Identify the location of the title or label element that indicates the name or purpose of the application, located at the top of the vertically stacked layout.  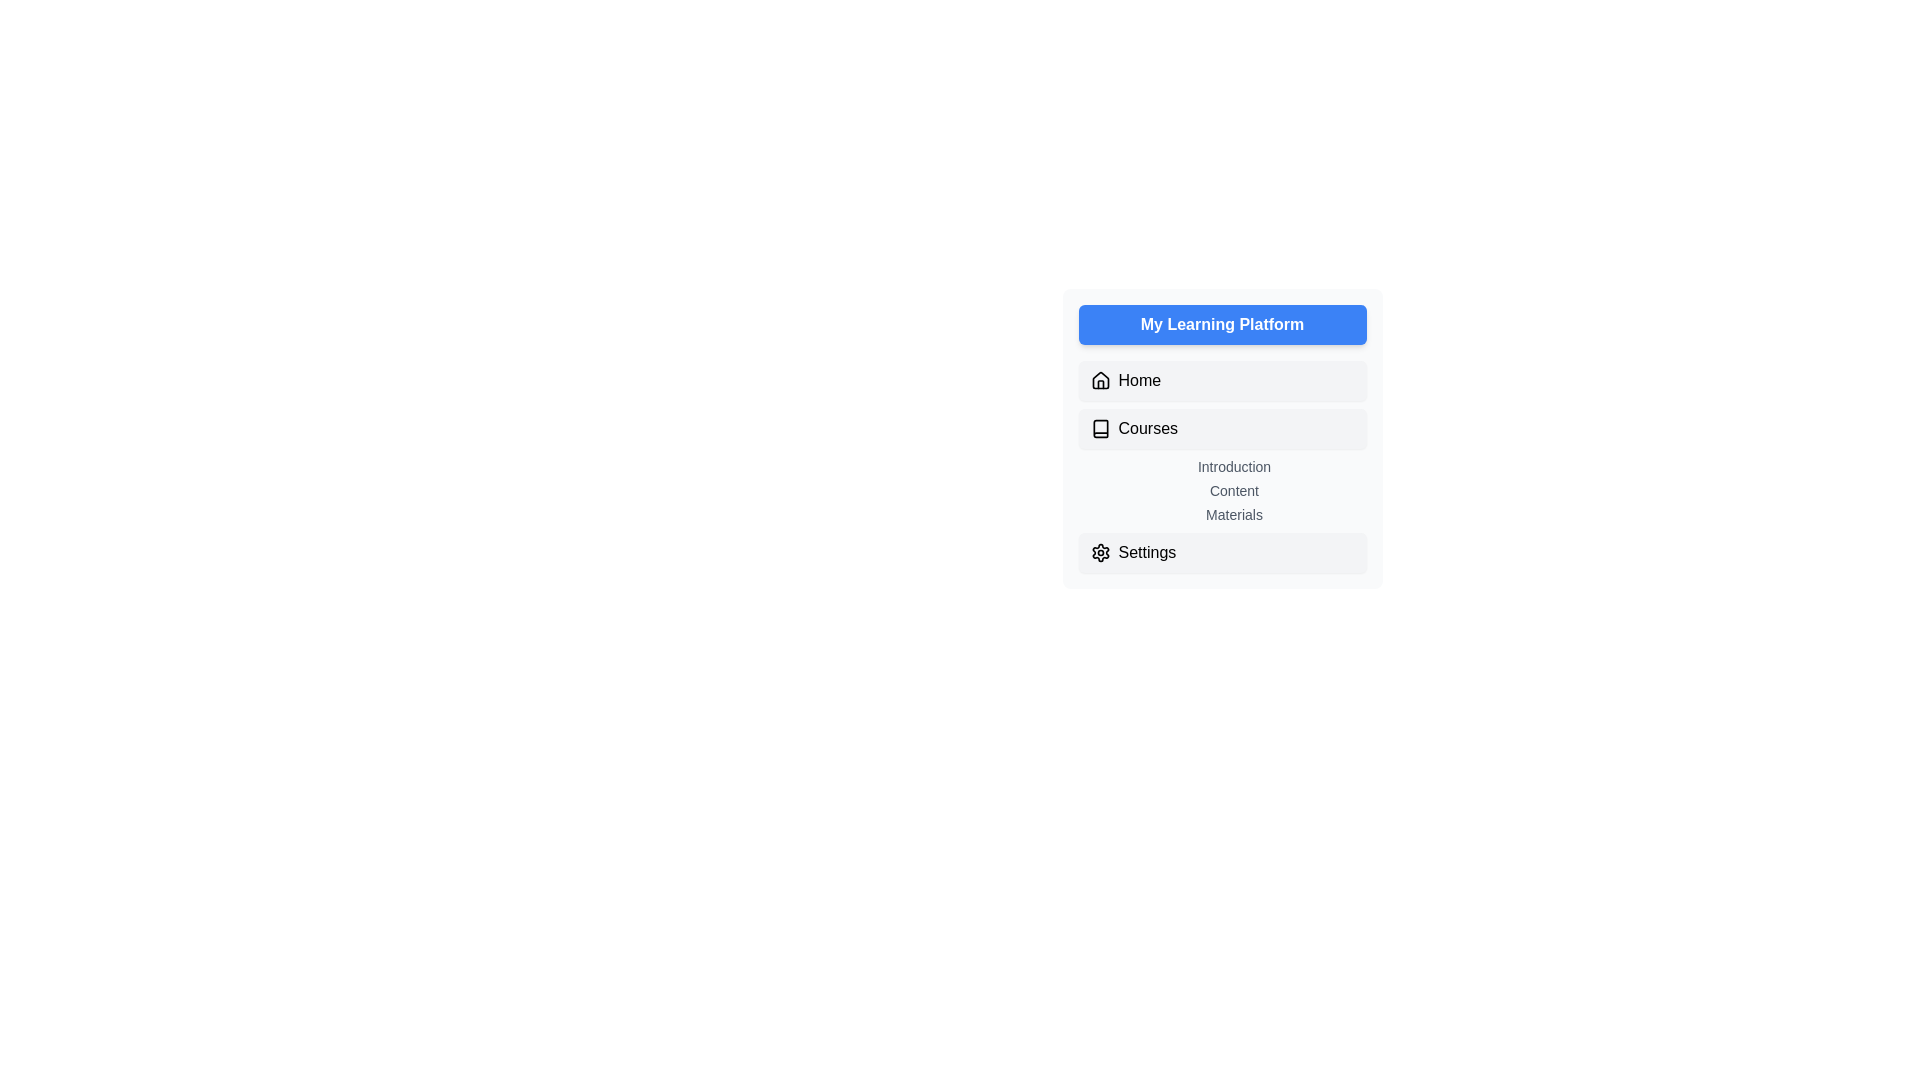
(1221, 323).